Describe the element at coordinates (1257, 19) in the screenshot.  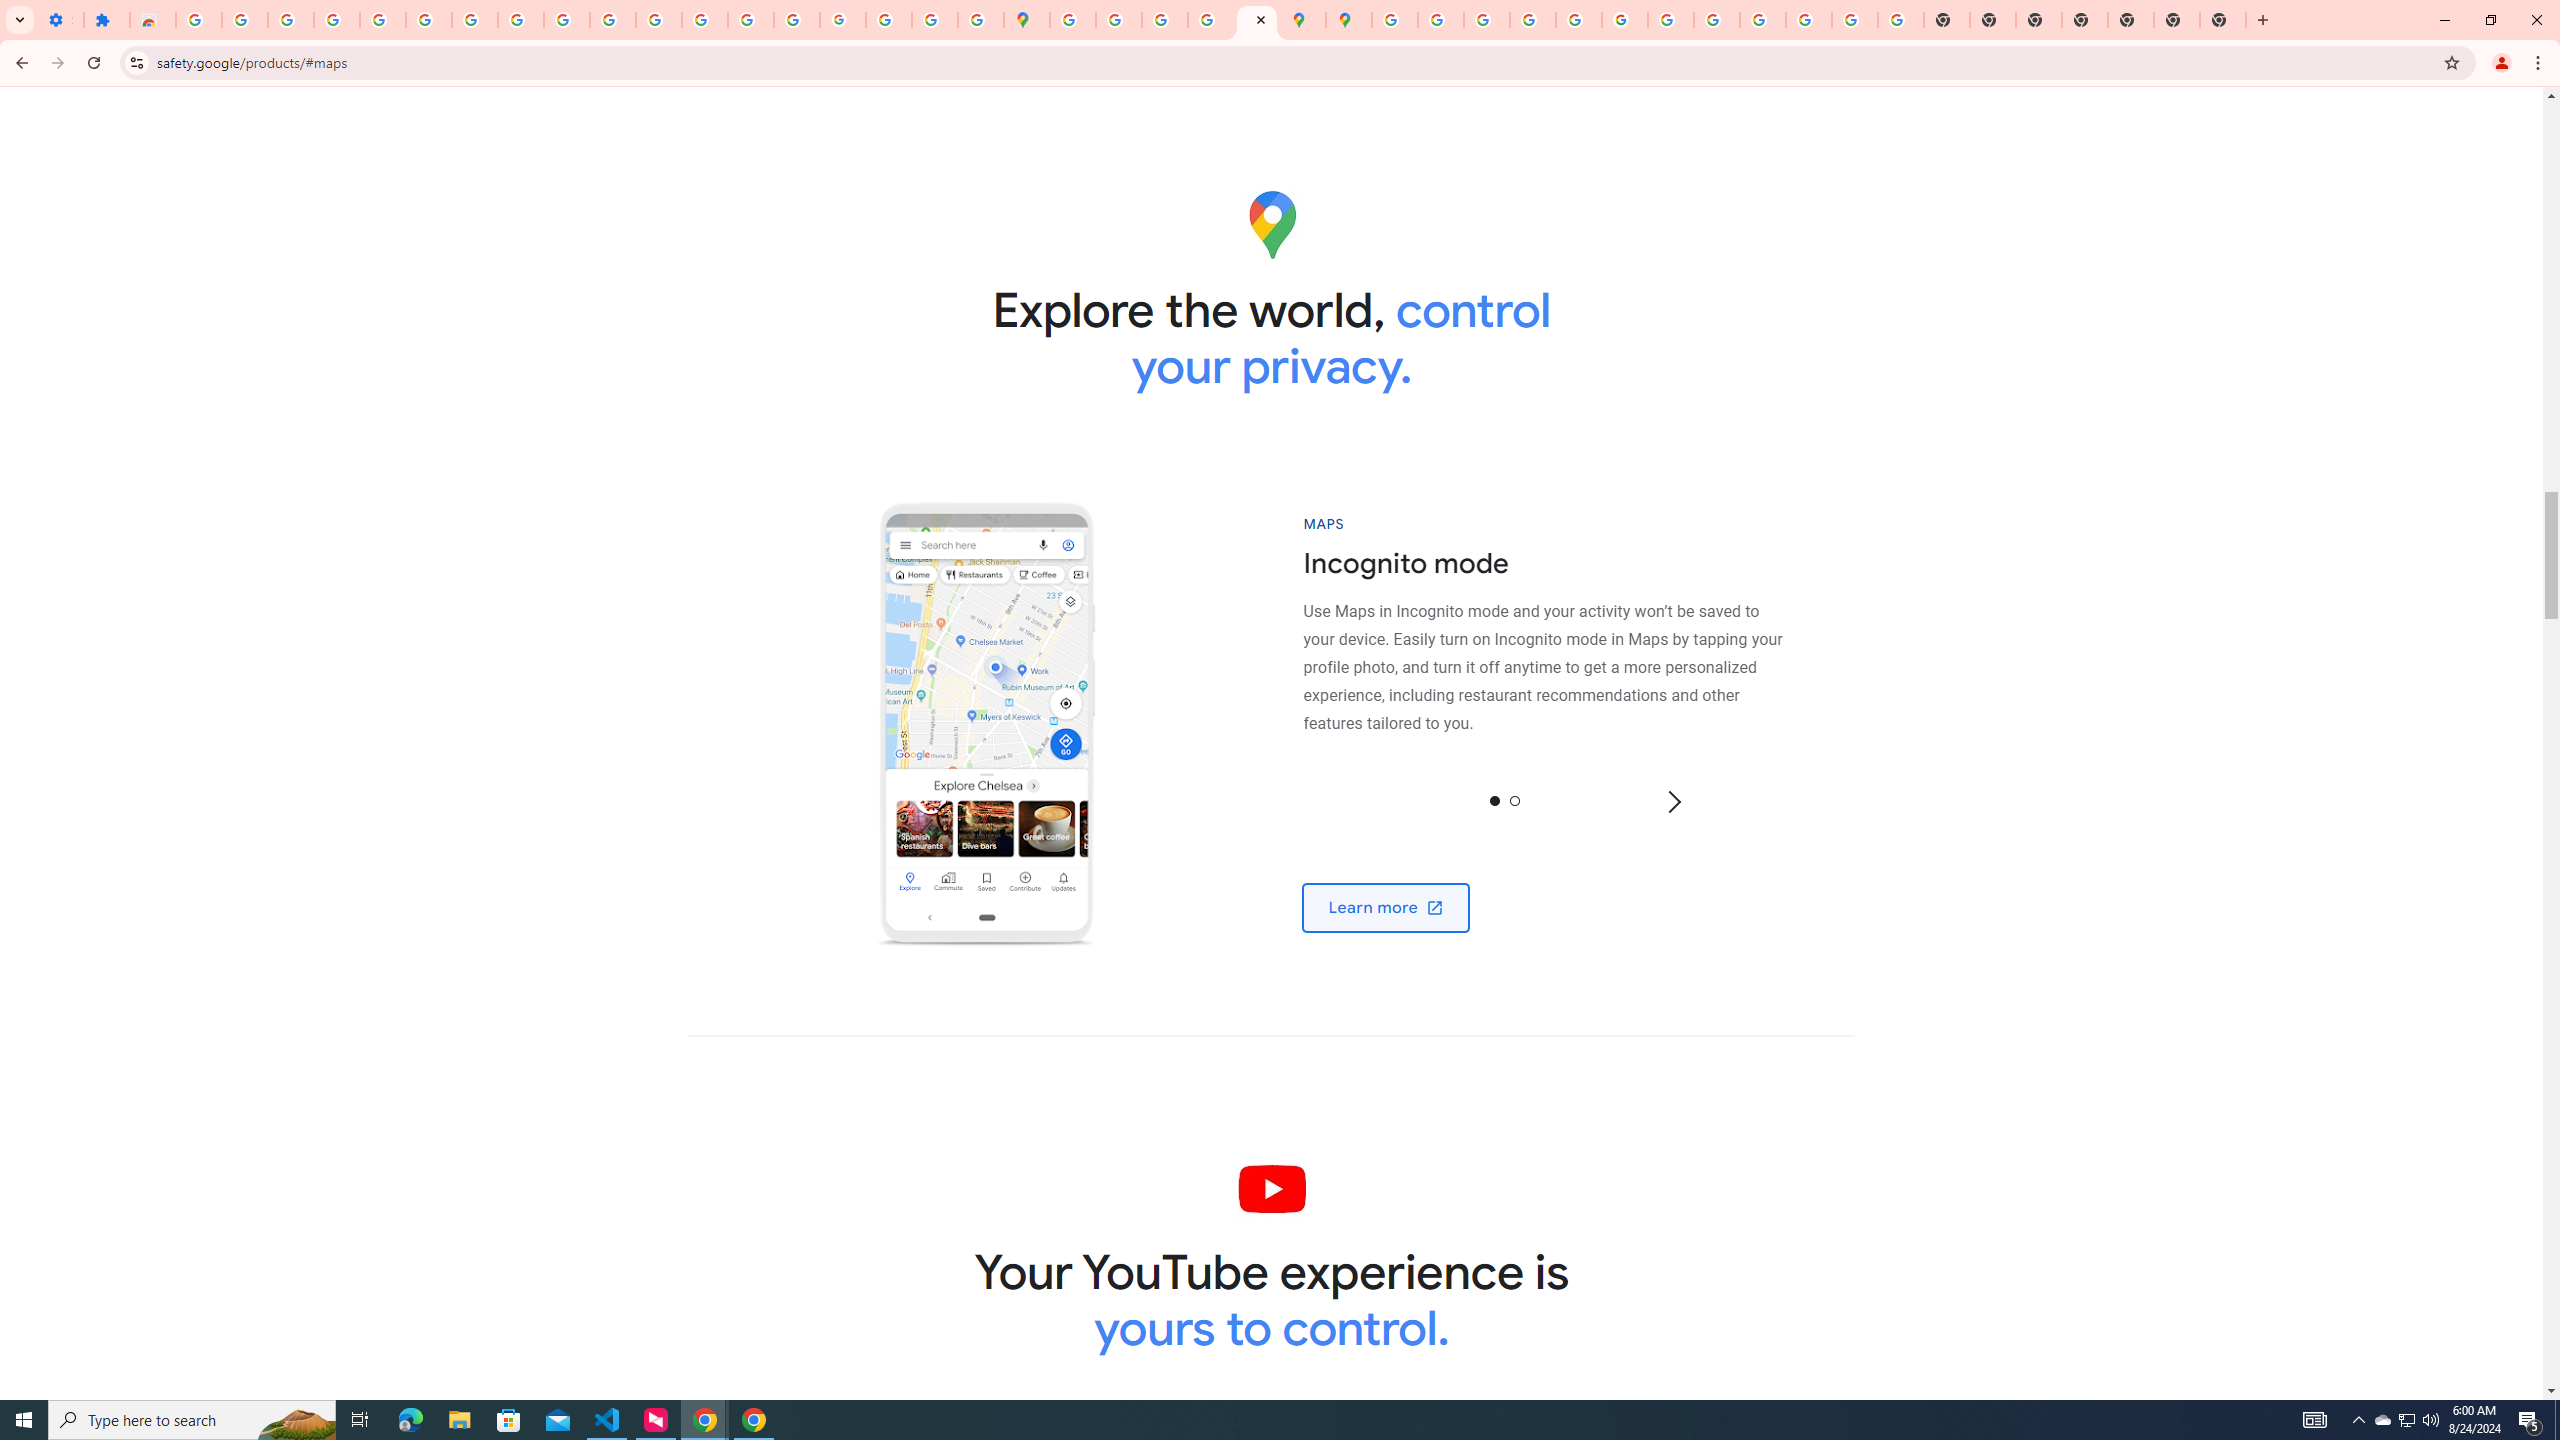
I see `'Safety in Our Products - Google Safety Center'` at that location.